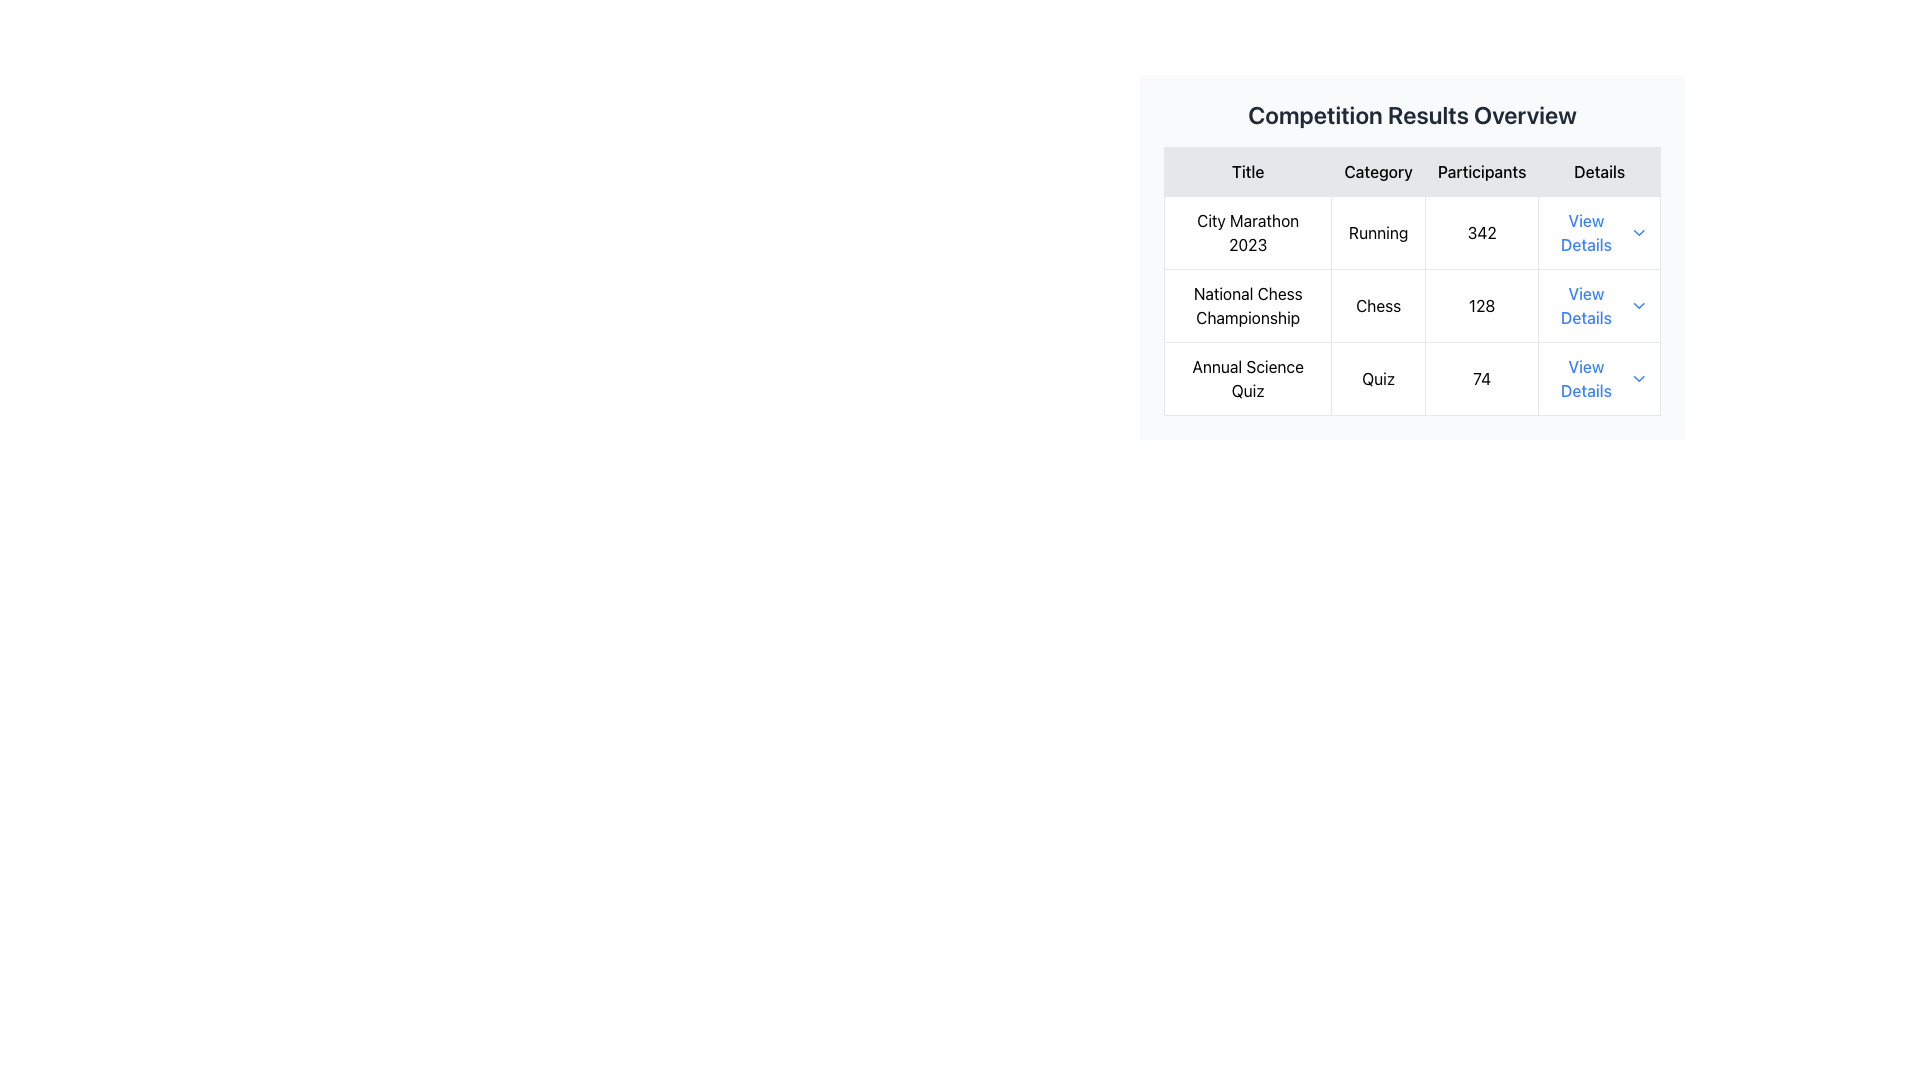  I want to click on the text link in the 'Details' column of the second row of the table that corresponds to the 'National Chess Championship' entry to trigger any potential hover effects, so click(1585, 305).